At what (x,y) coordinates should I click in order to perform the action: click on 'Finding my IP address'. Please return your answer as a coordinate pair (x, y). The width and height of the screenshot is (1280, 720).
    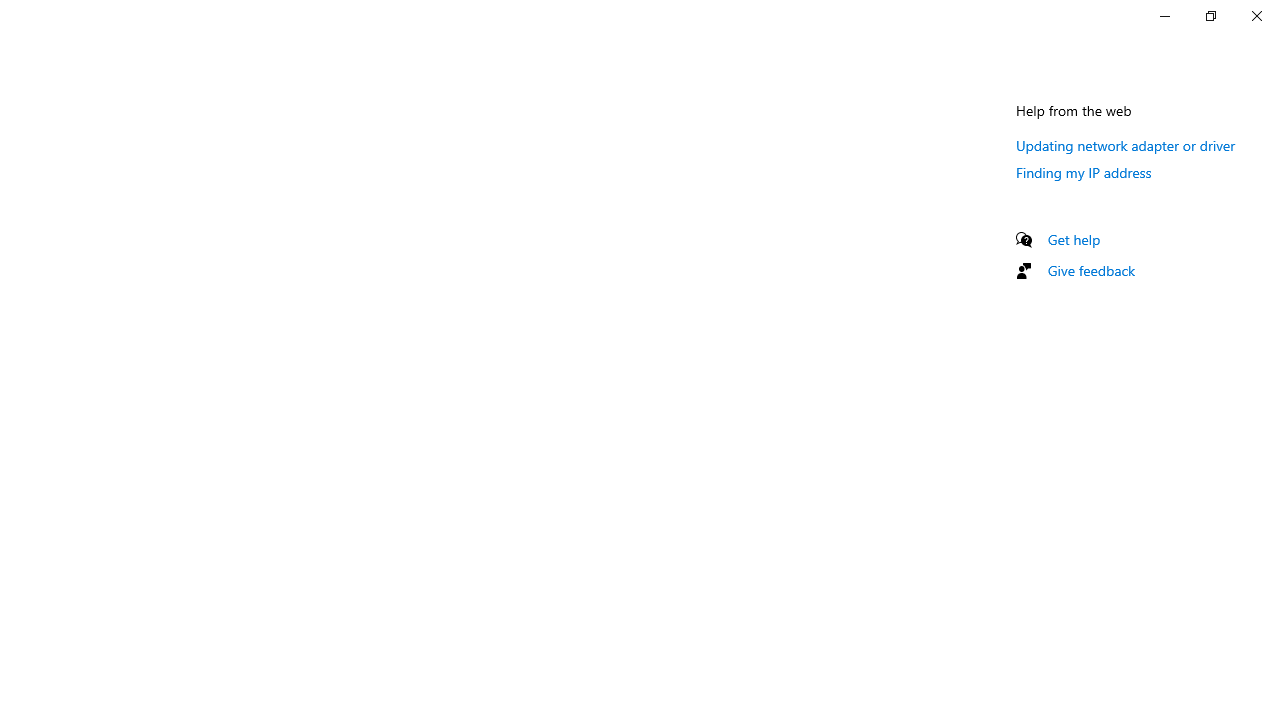
    Looking at the image, I should click on (1083, 171).